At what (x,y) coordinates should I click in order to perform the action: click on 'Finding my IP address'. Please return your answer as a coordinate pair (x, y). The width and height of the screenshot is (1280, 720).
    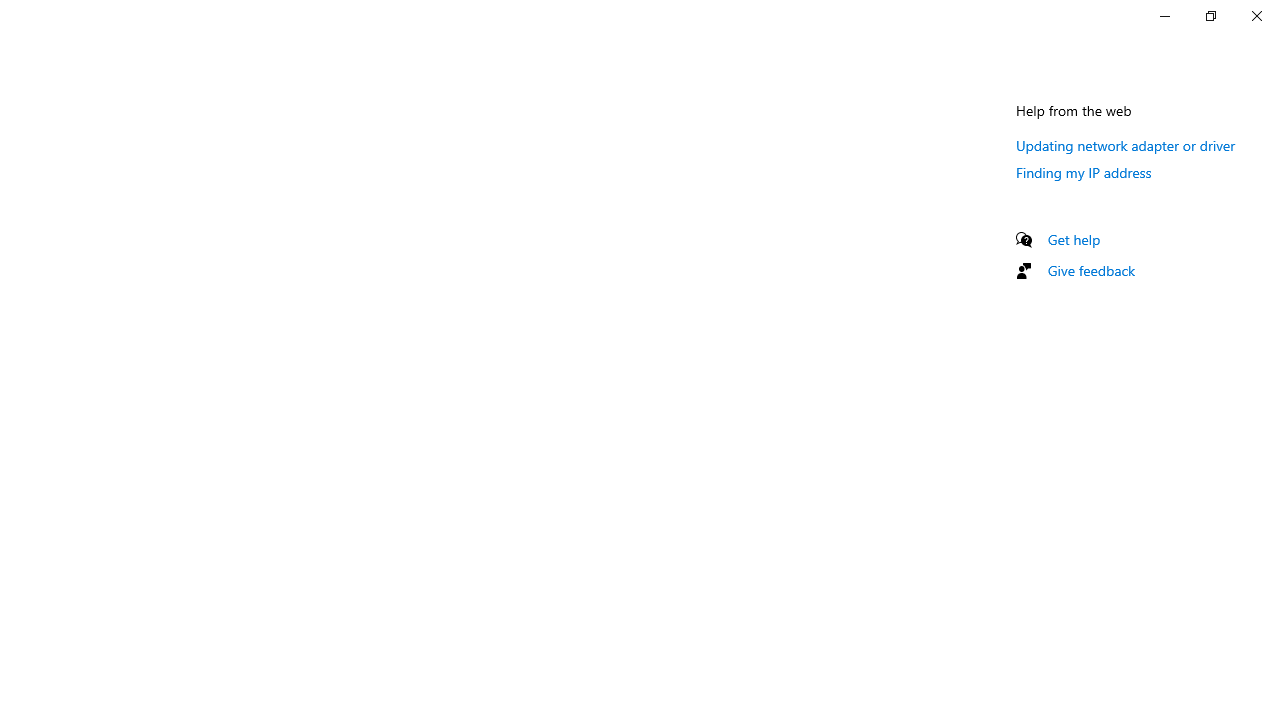
    Looking at the image, I should click on (1083, 171).